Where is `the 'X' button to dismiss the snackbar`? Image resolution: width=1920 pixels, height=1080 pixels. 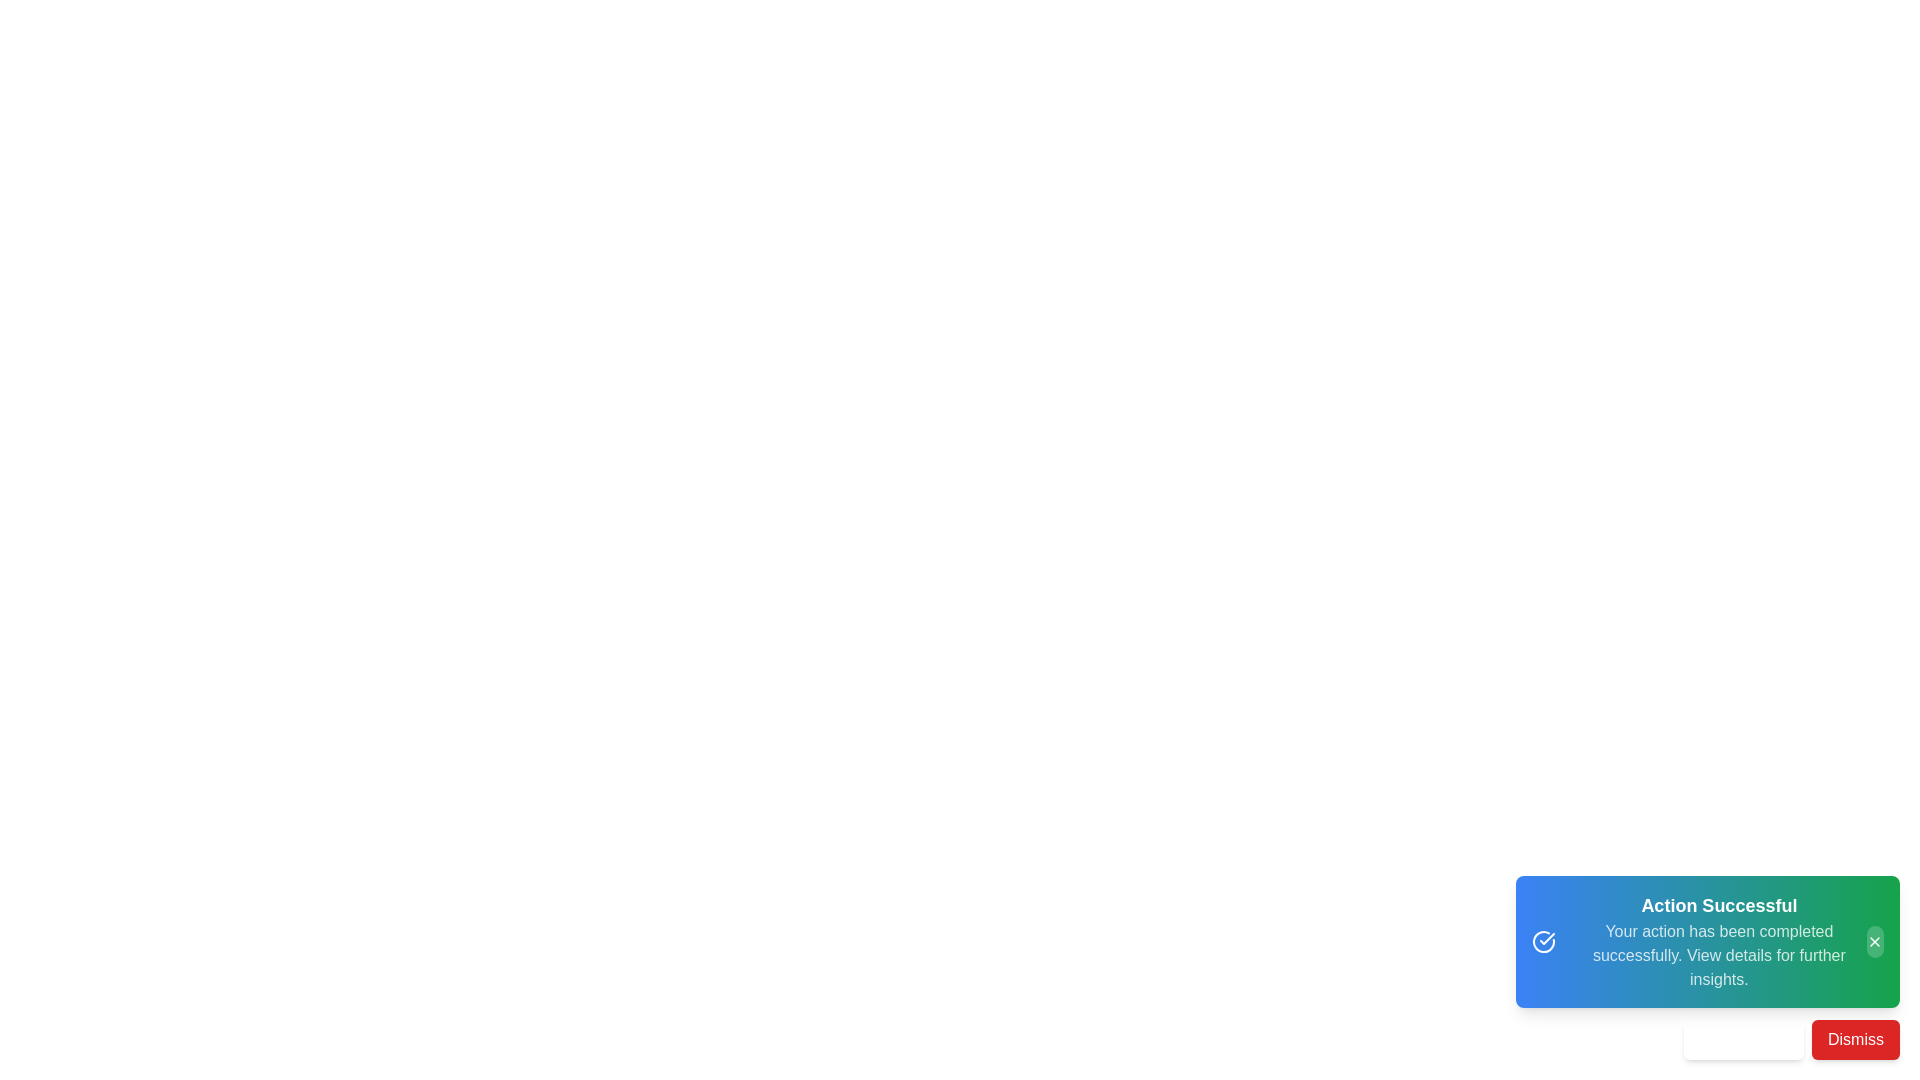
the 'X' button to dismiss the snackbar is located at coordinates (1874, 941).